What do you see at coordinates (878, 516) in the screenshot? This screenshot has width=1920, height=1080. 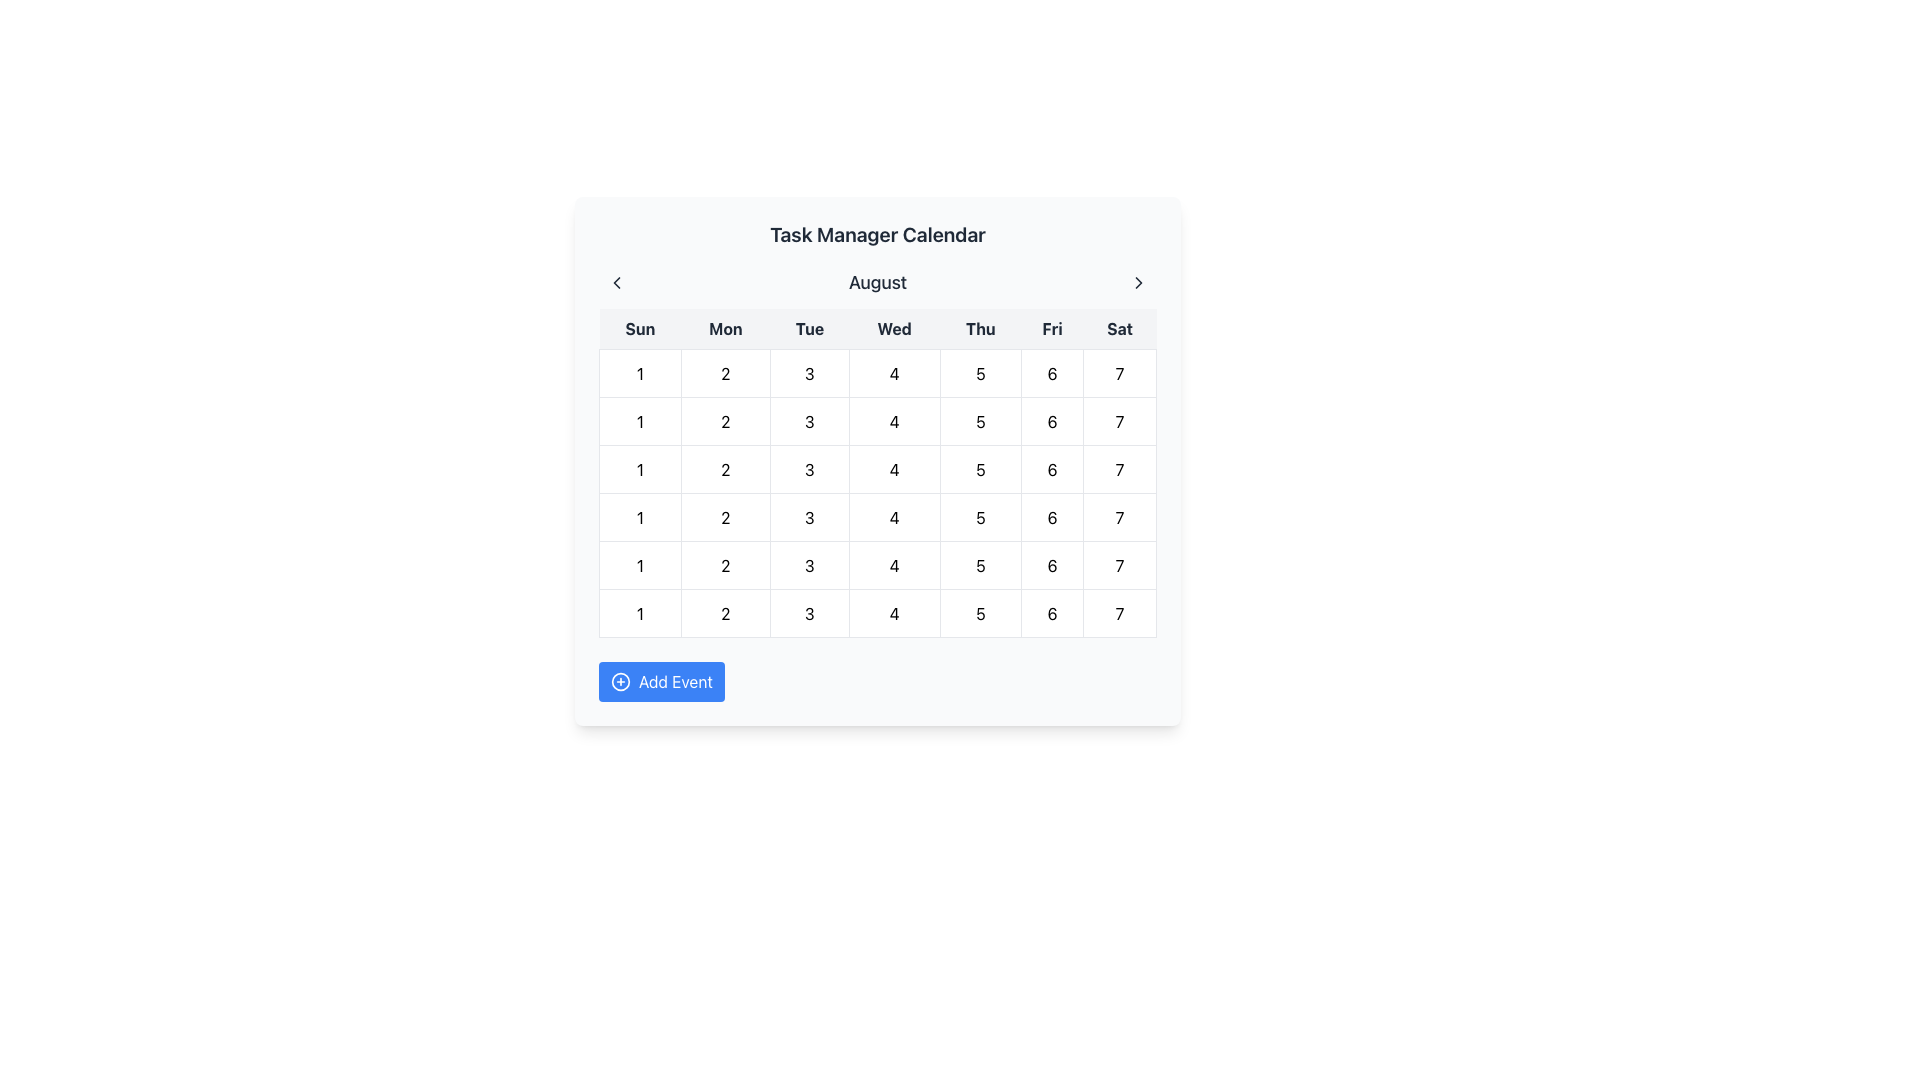 I see `the fifth row of days in the calendar grid under the 'Task Manager Calendar' for August` at bounding box center [878, 516].